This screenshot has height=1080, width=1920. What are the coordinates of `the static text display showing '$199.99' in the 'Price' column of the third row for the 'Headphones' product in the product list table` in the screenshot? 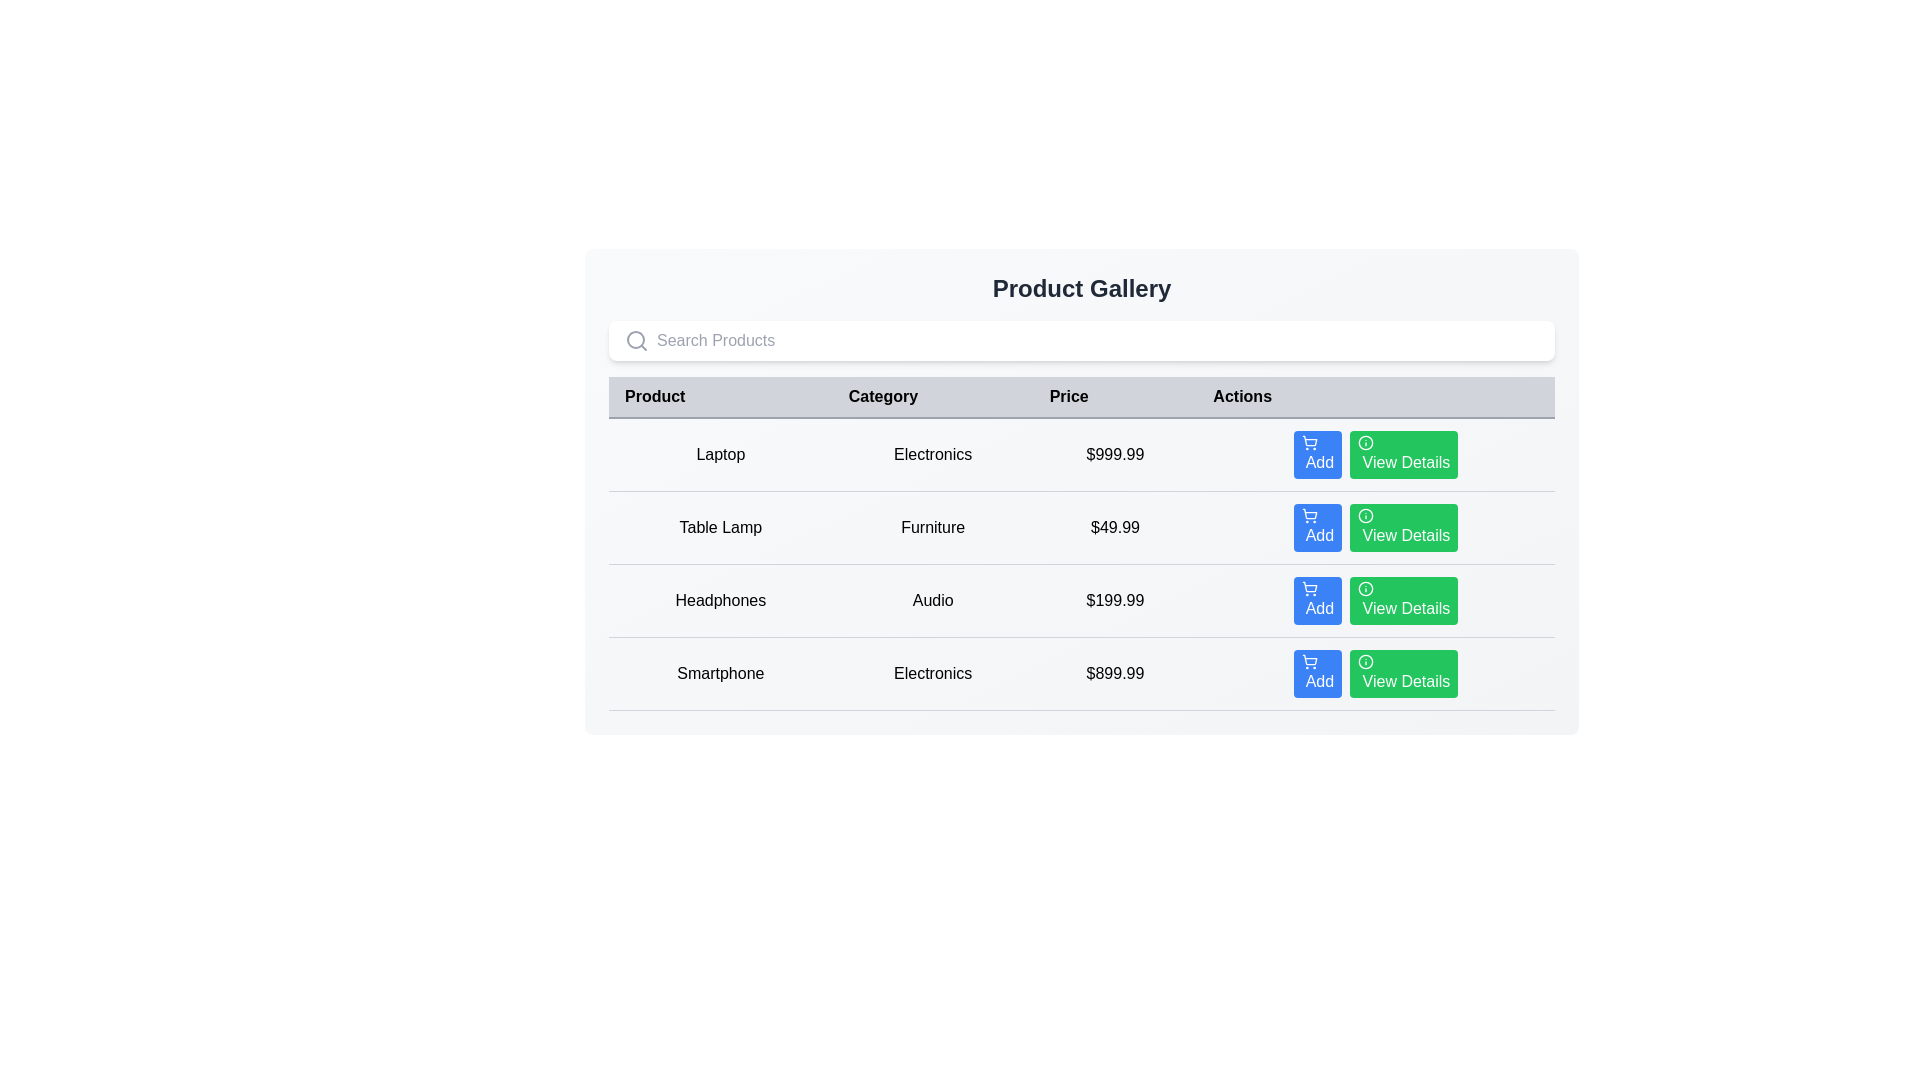 It's located at (1114, 600).